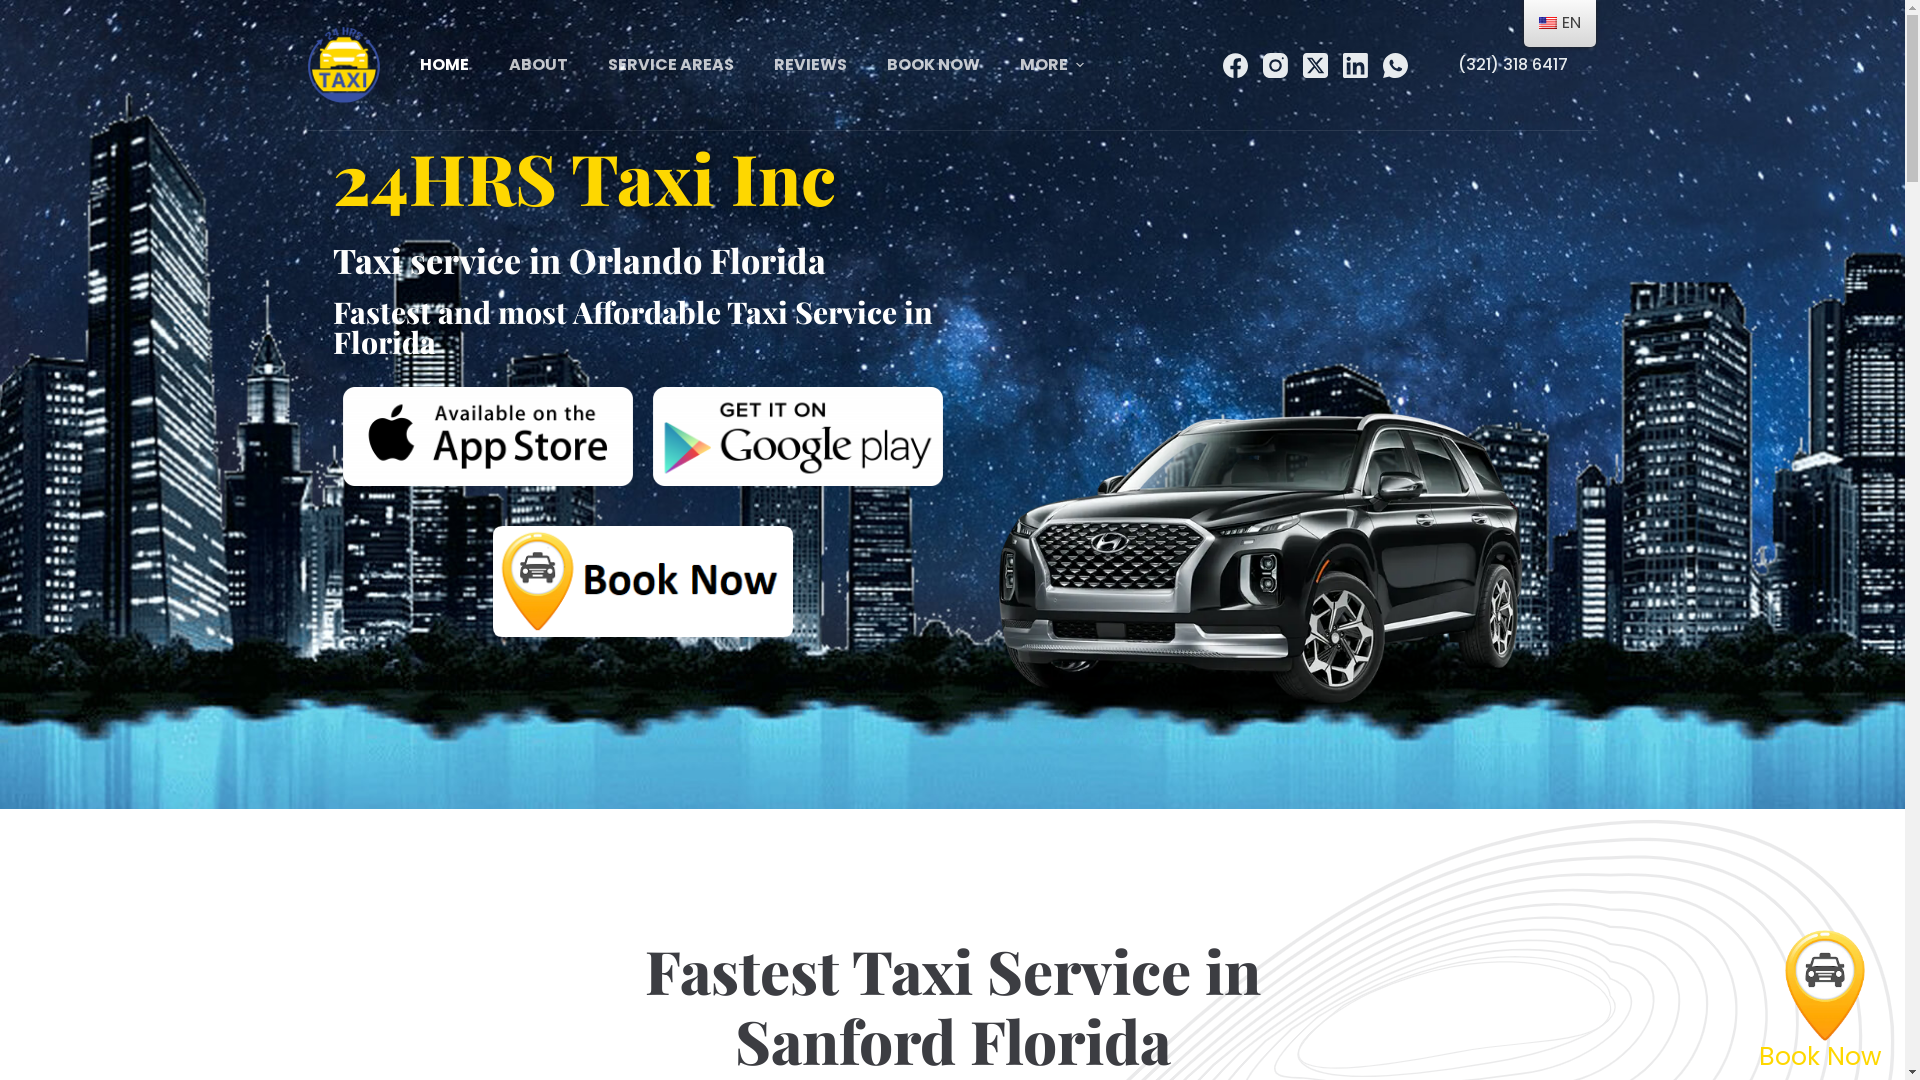 This screenshot has width=1920, height=1080. Describe the element at coordinates (1824, 1021) in the screenshot. I see `'Book Now'` at that location.